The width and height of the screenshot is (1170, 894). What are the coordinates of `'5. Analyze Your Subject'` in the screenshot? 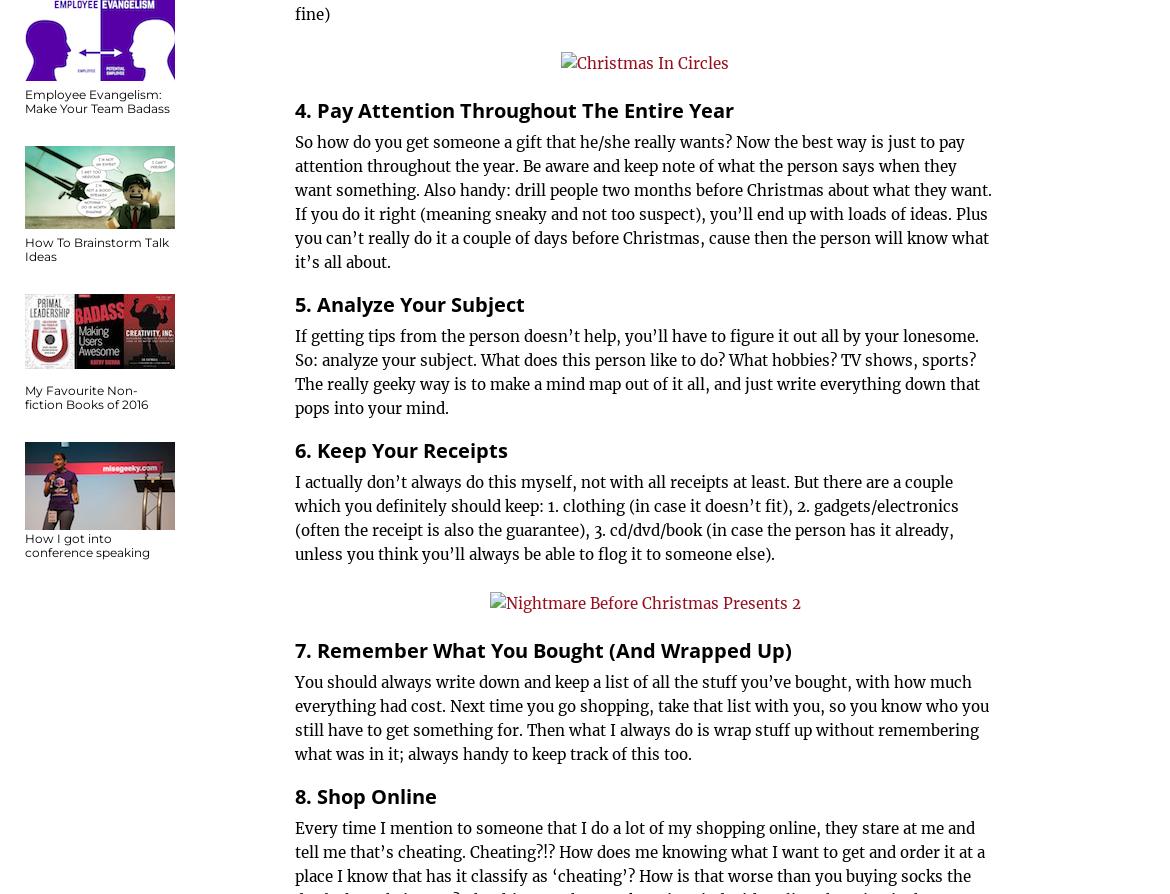 It's located at (409, 303).